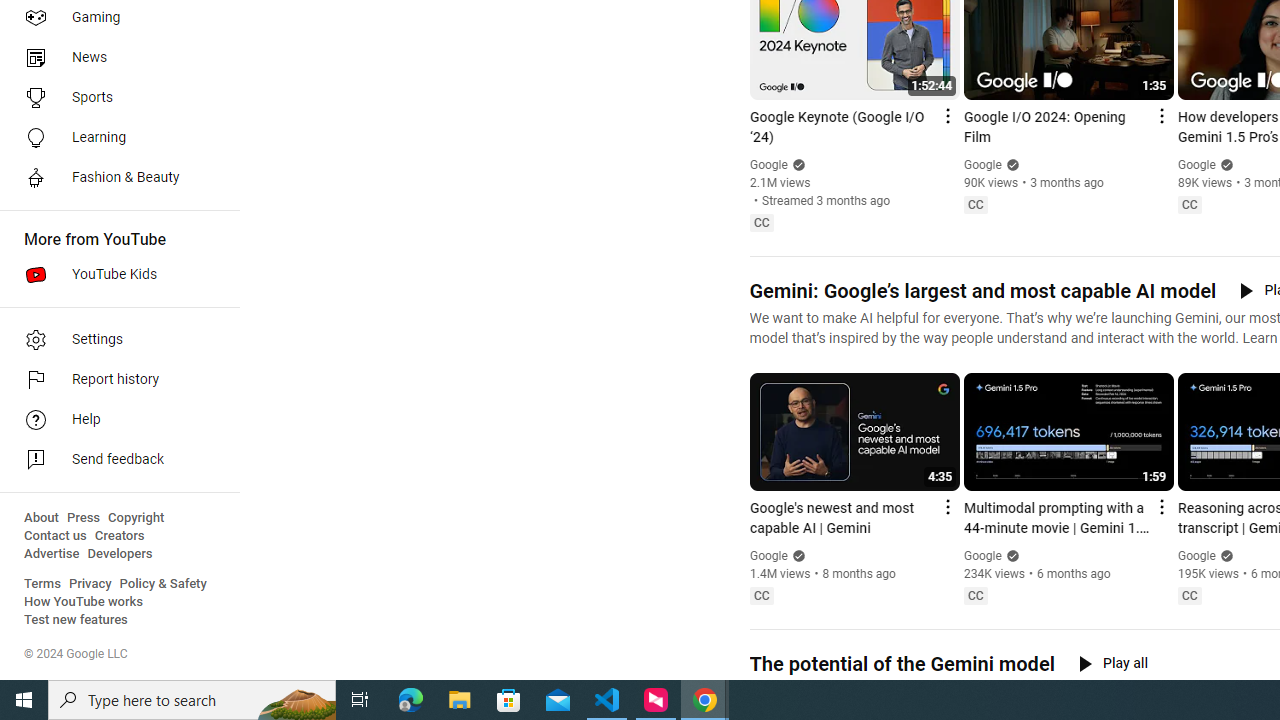  I want to click on 'The potential of the Gemini model', so click(900, 664).